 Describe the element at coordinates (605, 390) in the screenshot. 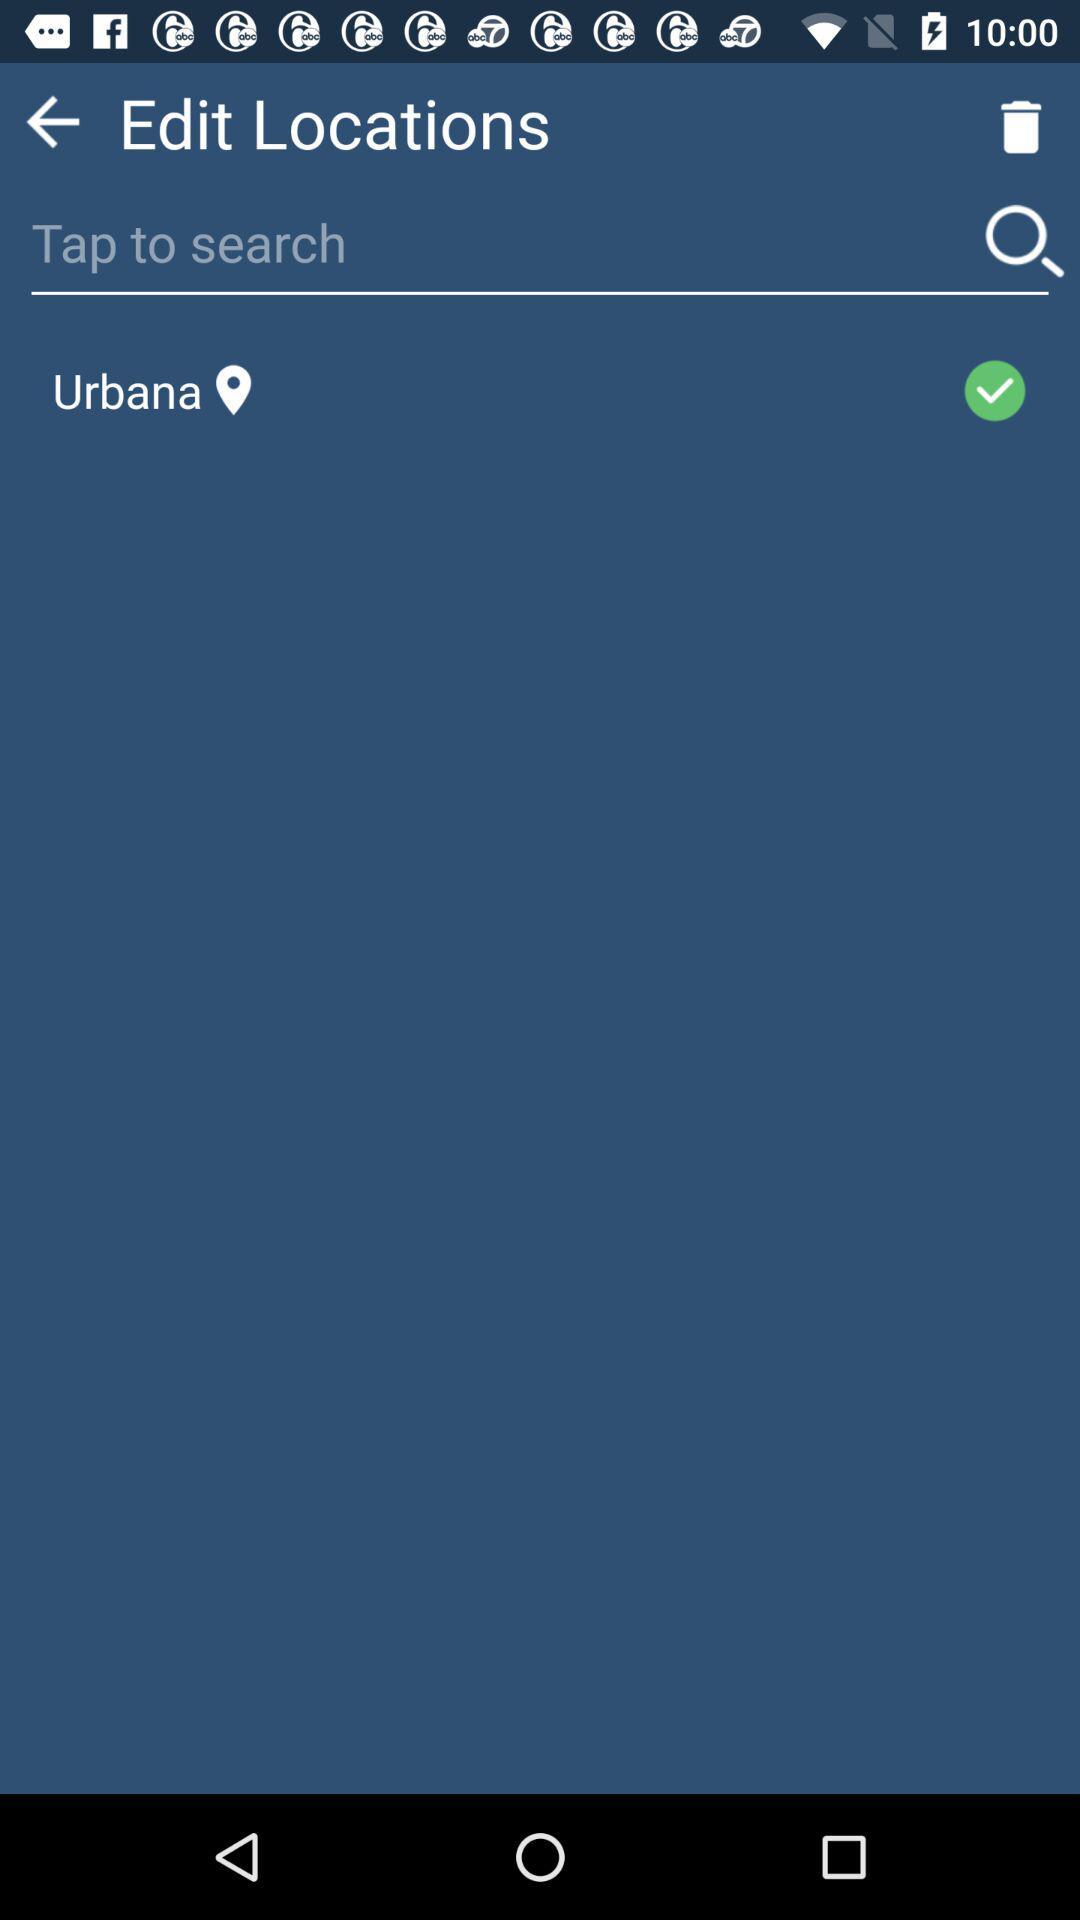

I see `the icon next to urbana item` at that location.